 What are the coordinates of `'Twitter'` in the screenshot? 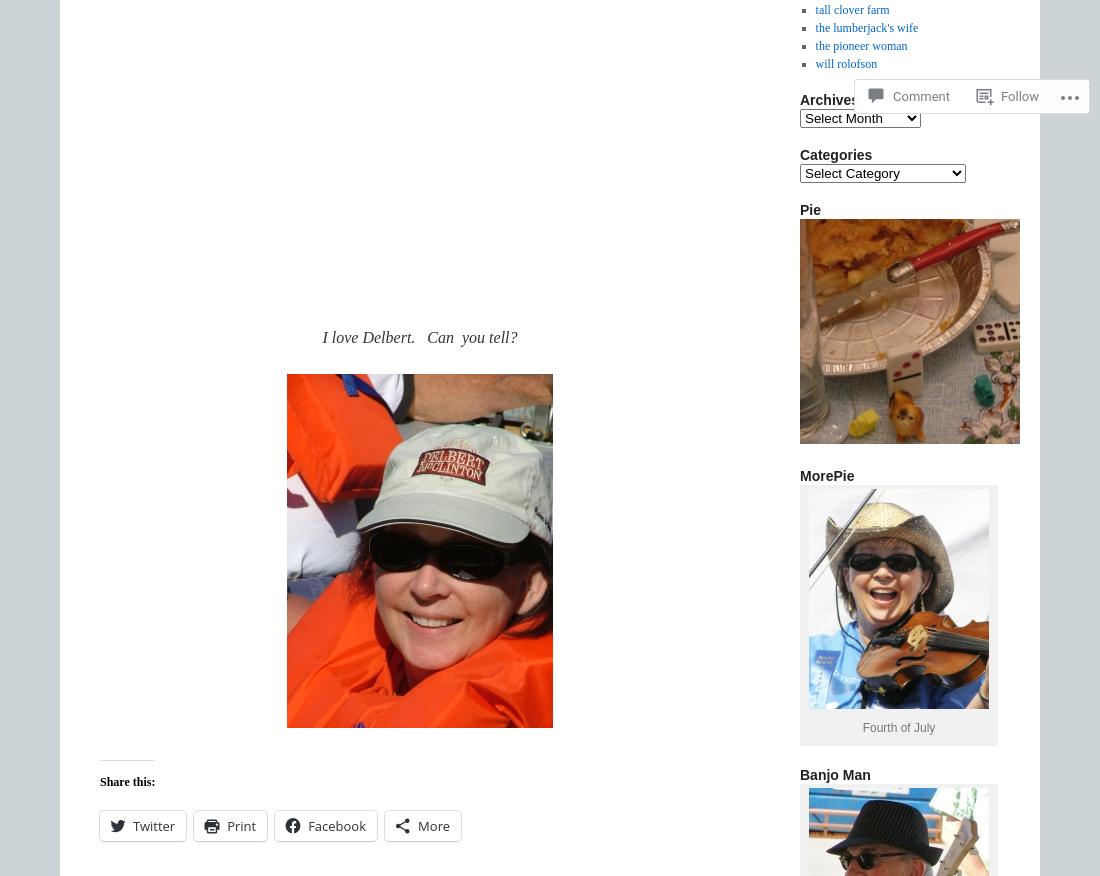 It's located at (153, 825).